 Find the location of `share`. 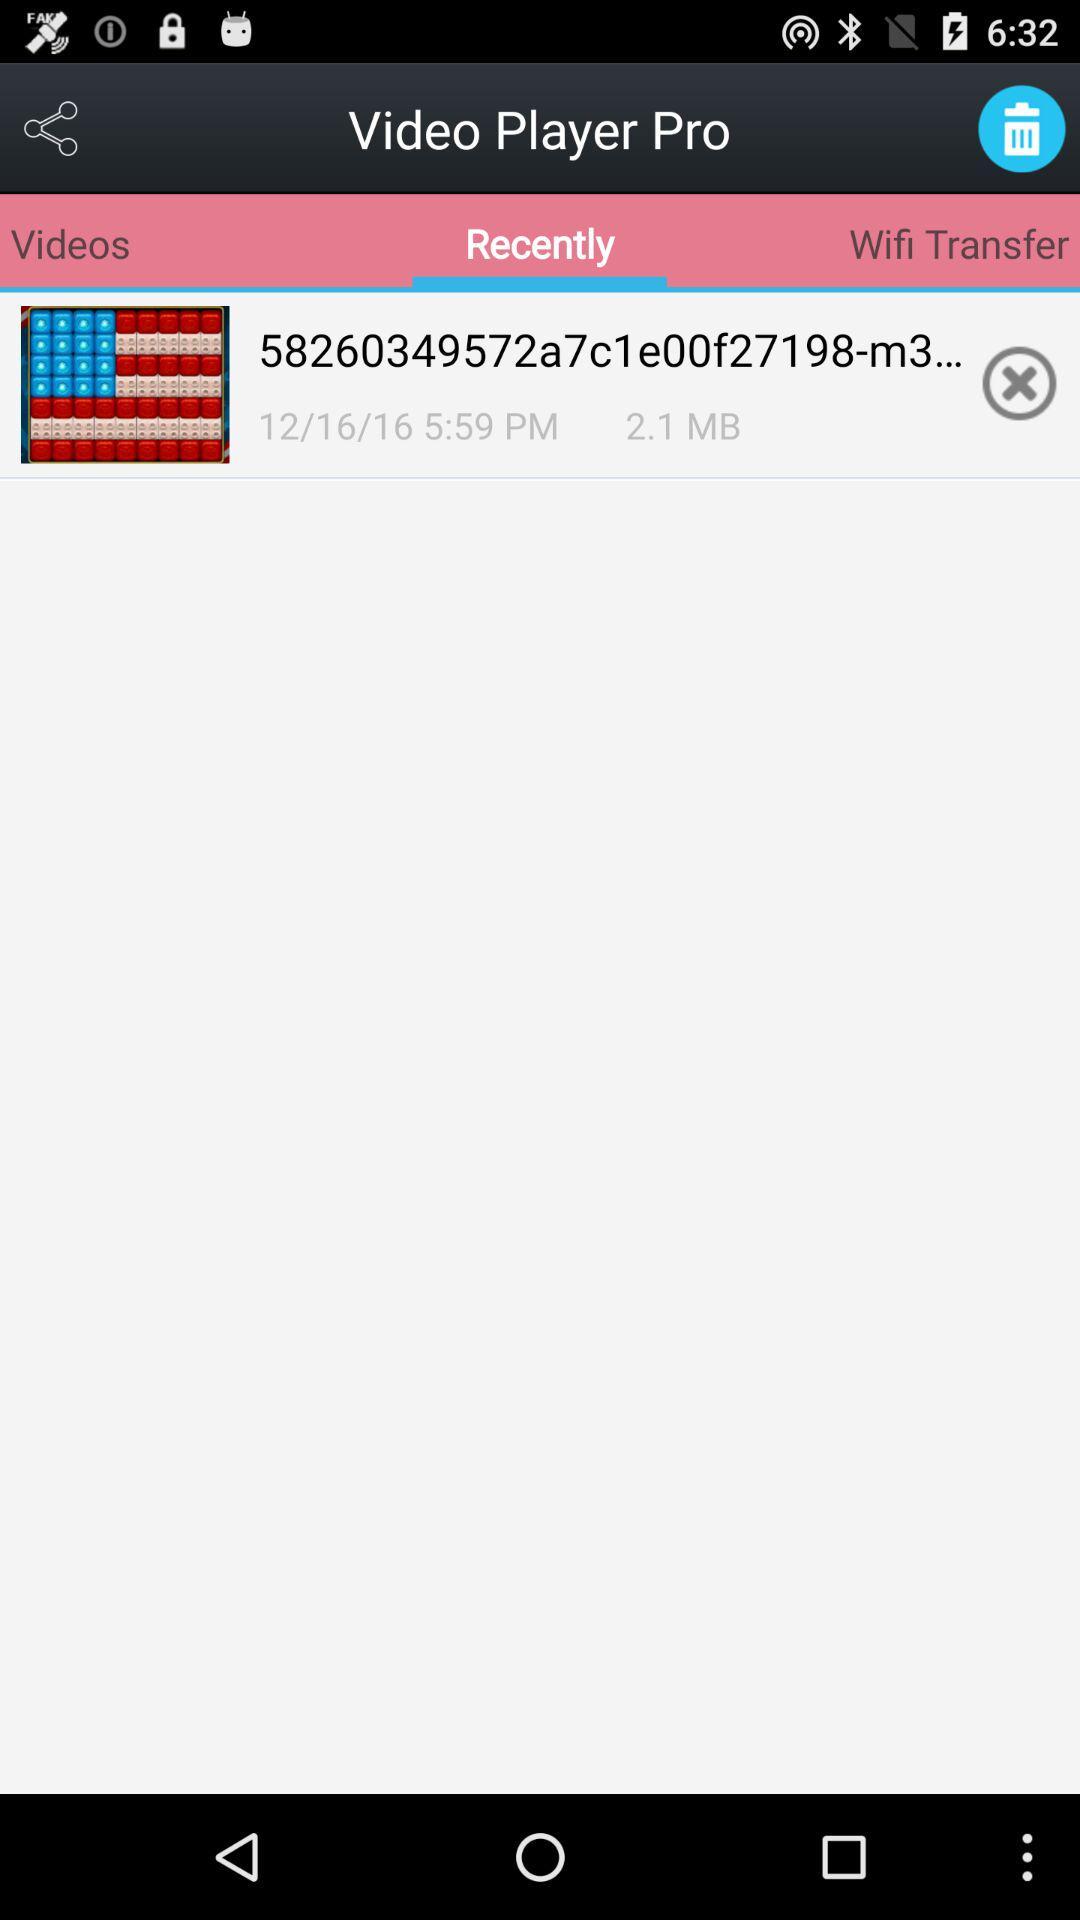

share is located at coordinates (51, 127).